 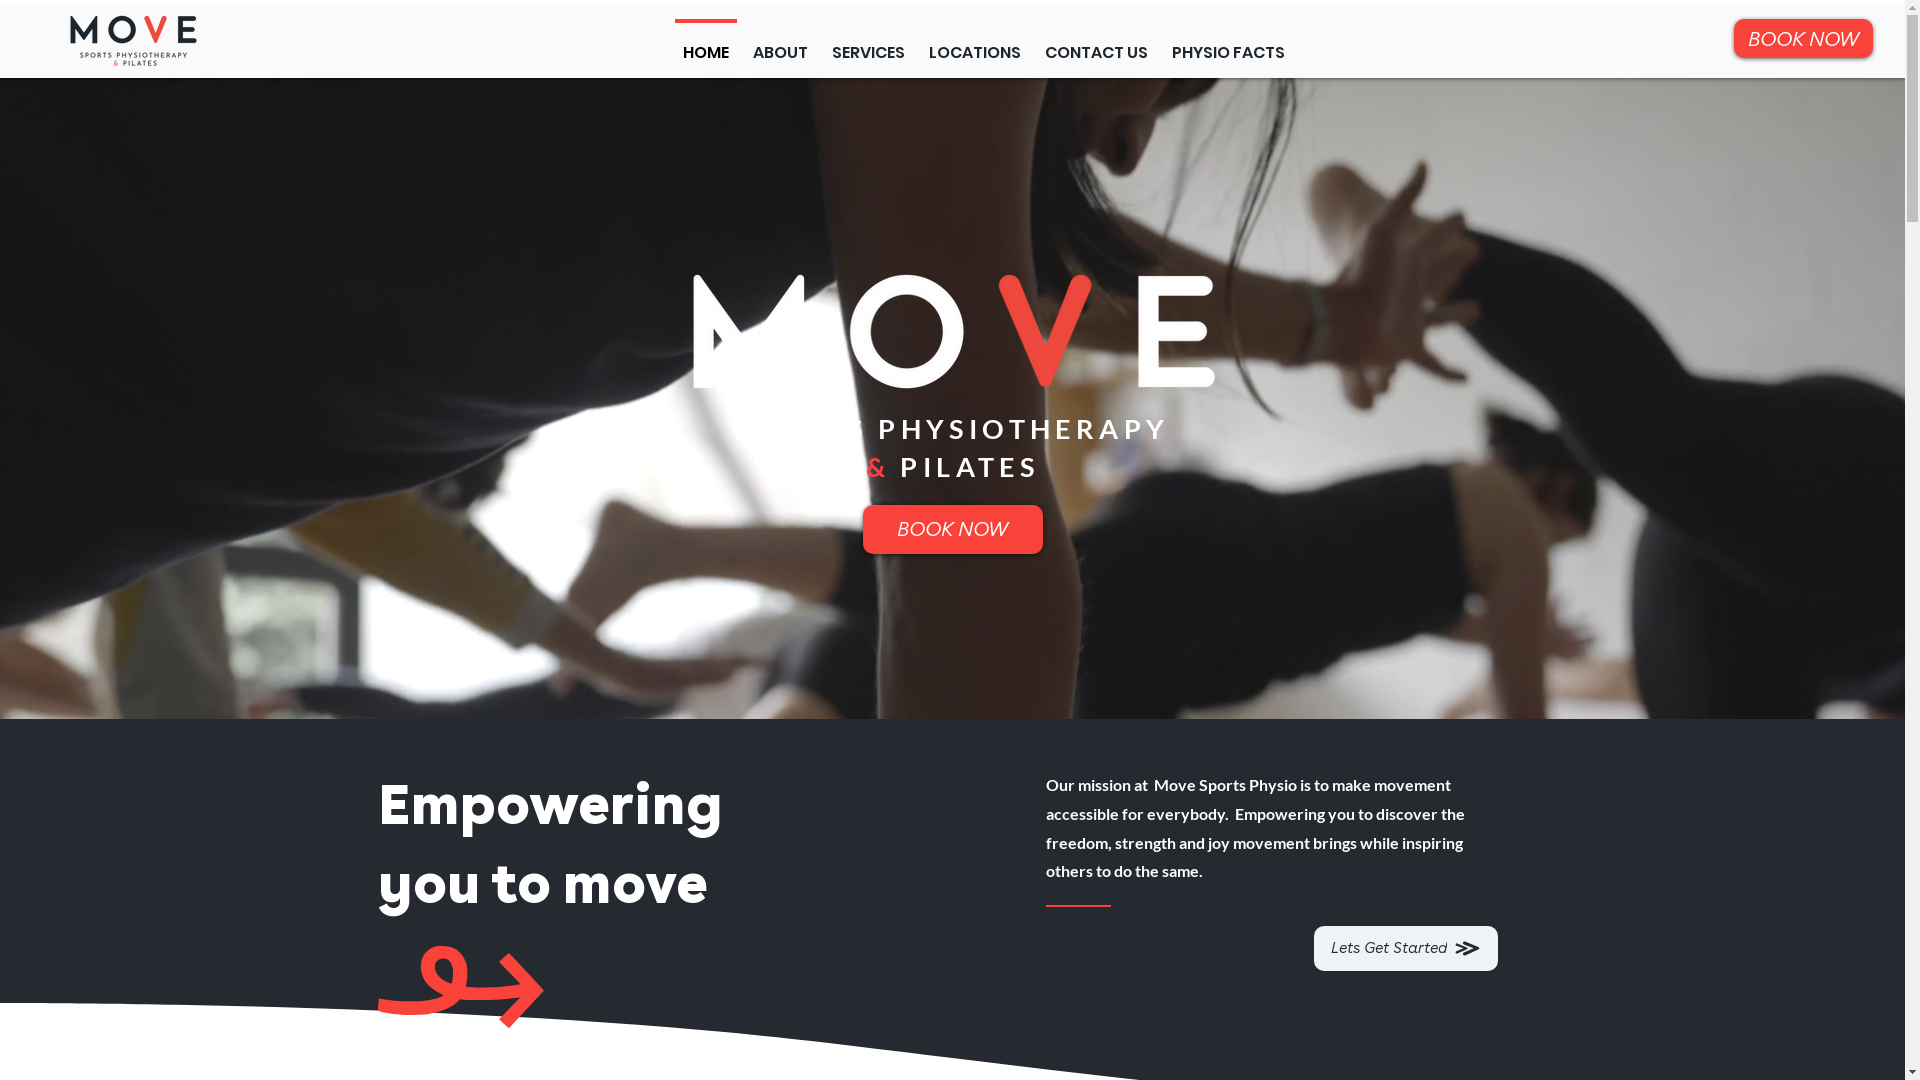 I want to click on 'LOCATIONS', so click(x=974, y=43).